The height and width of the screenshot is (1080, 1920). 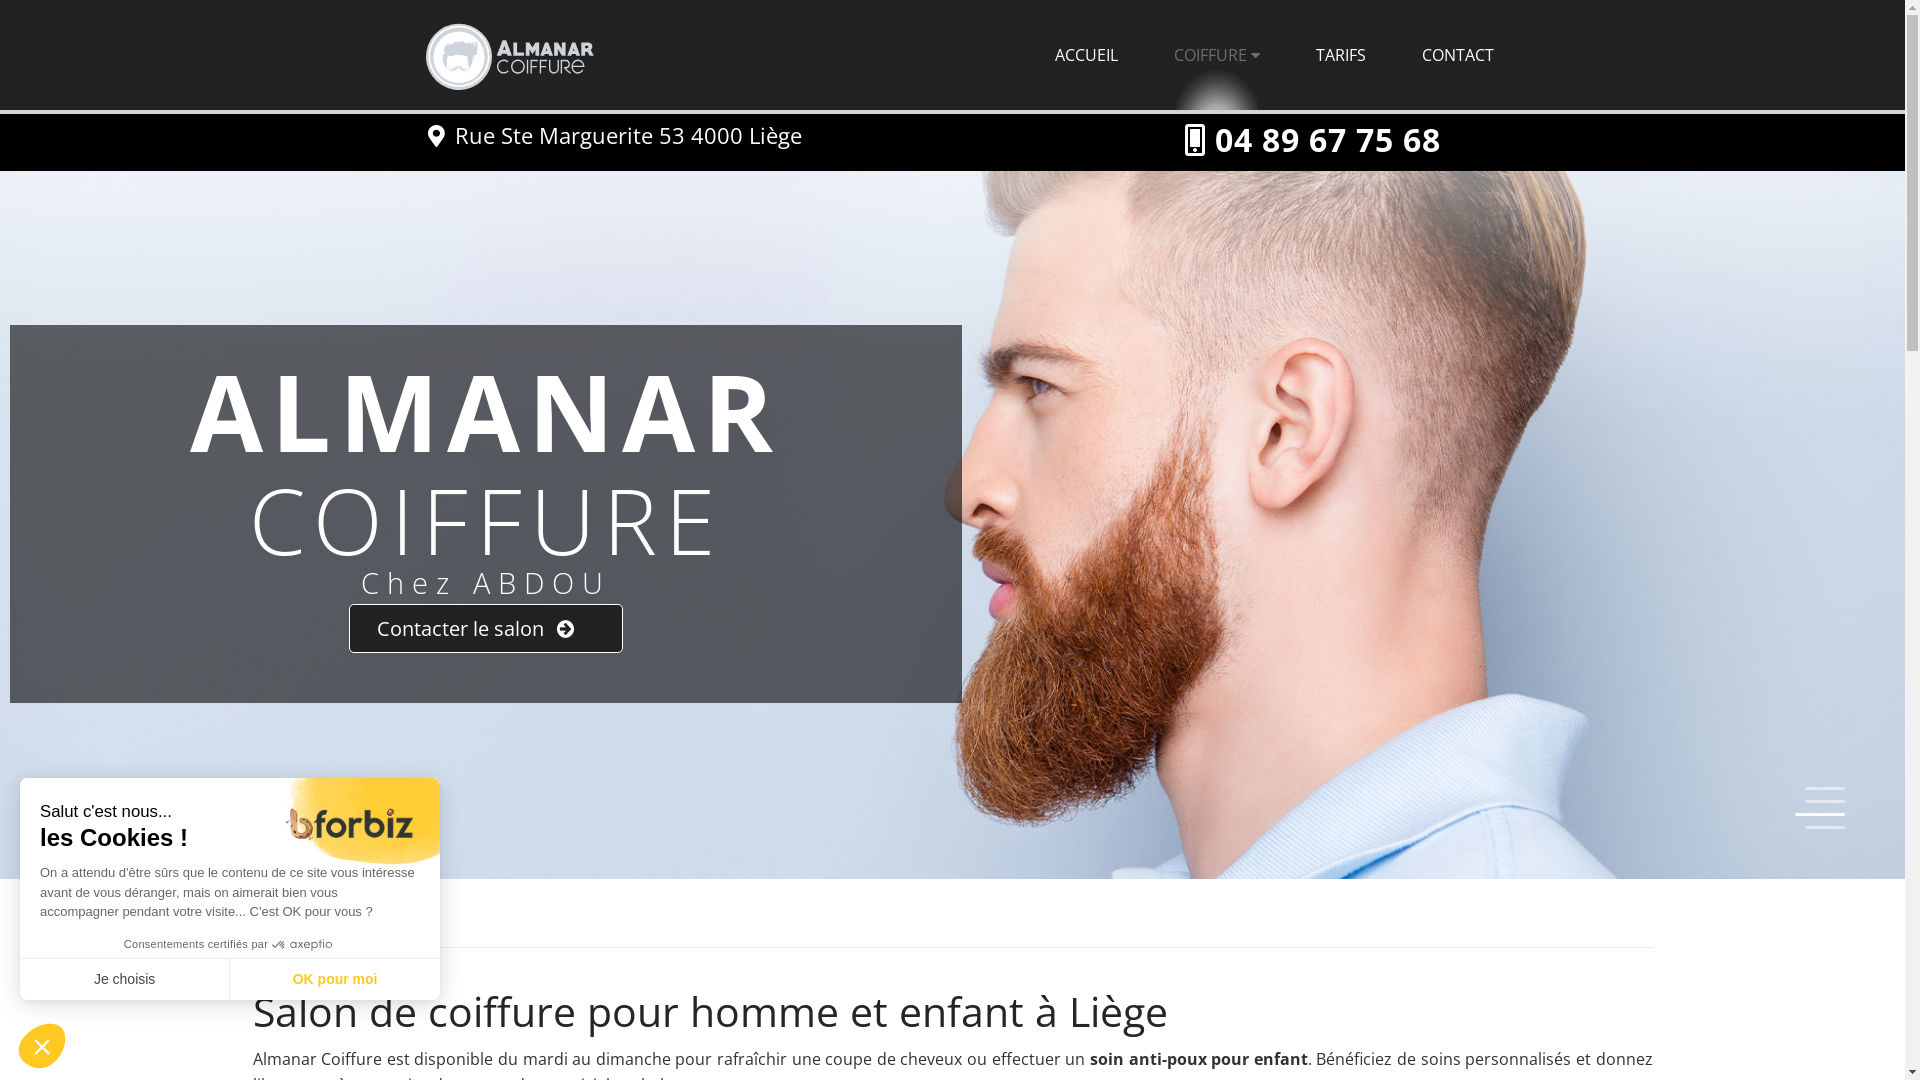 What do you see at coordinates (335, 978) in the screenshot?
I see `'OK pour moi'` at bounding box center [335, 978].